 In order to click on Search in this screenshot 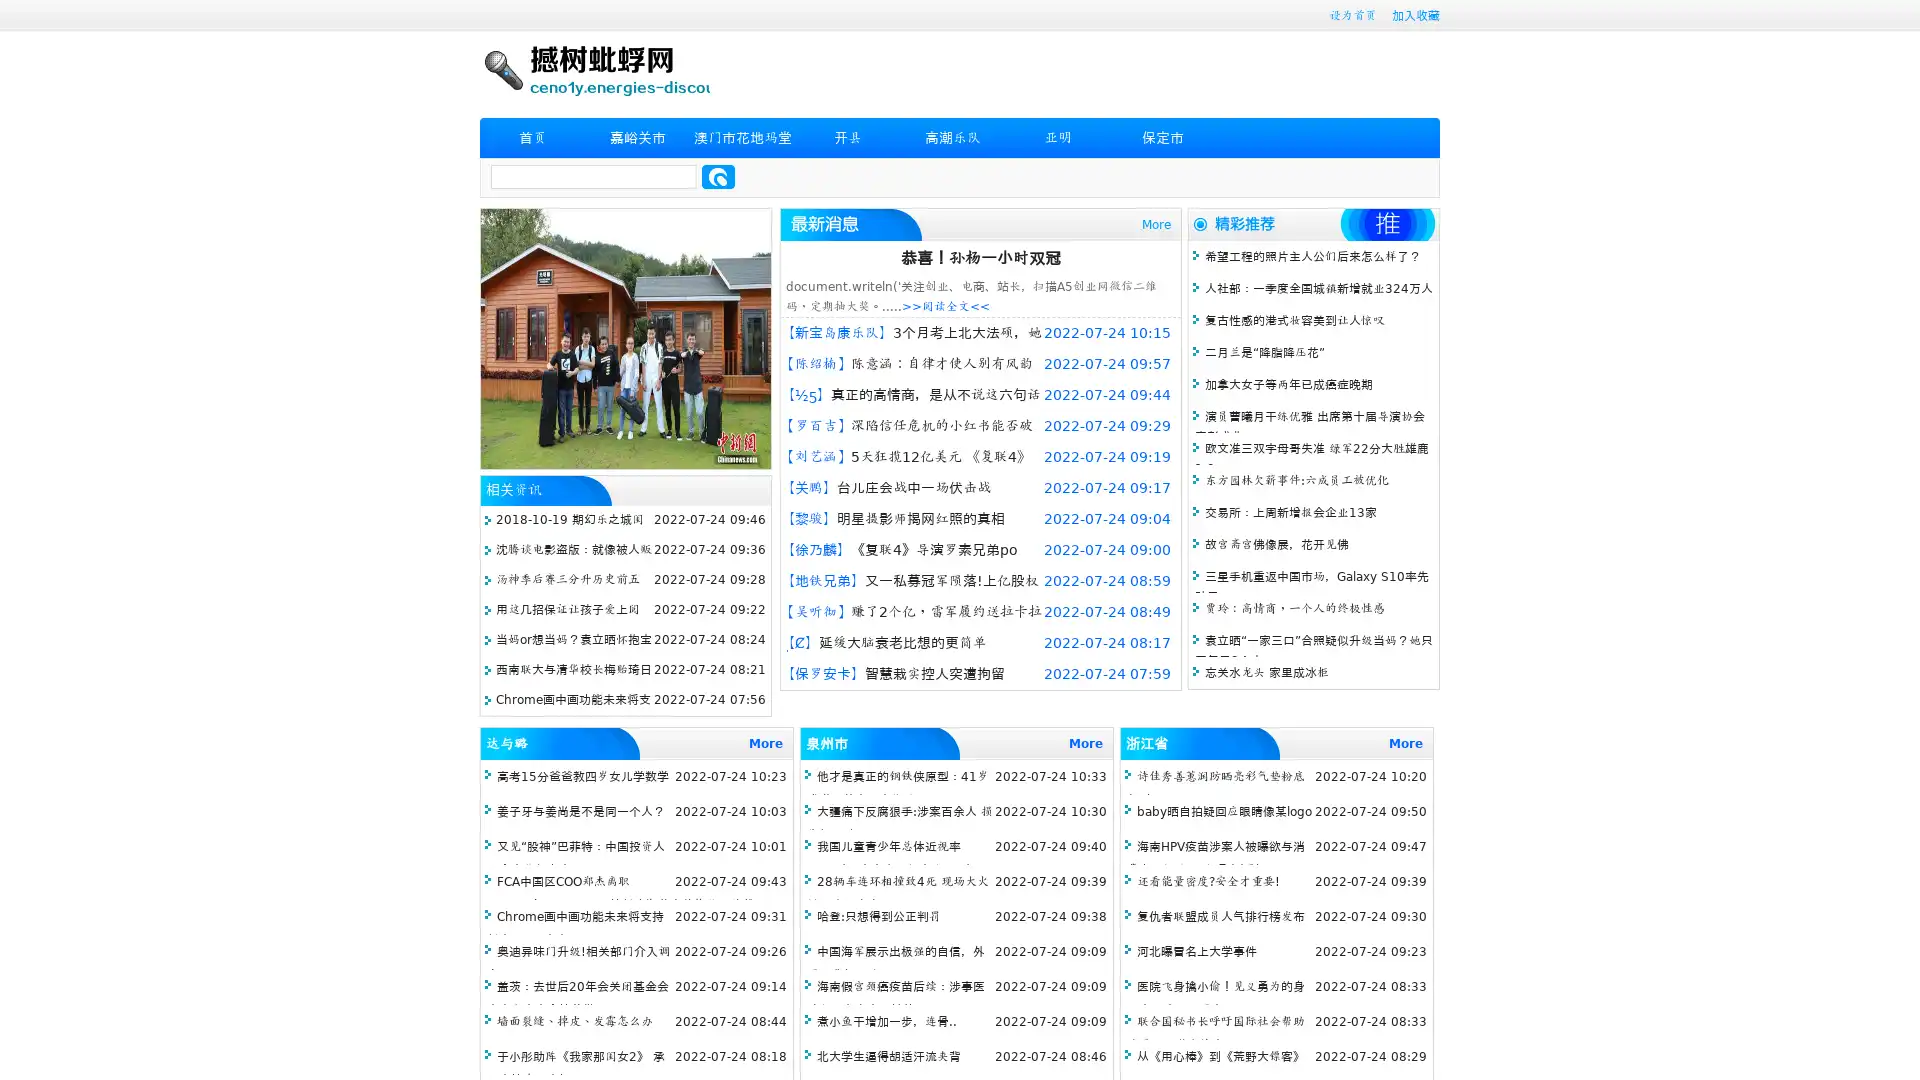, I will do `click(718, 176)`.